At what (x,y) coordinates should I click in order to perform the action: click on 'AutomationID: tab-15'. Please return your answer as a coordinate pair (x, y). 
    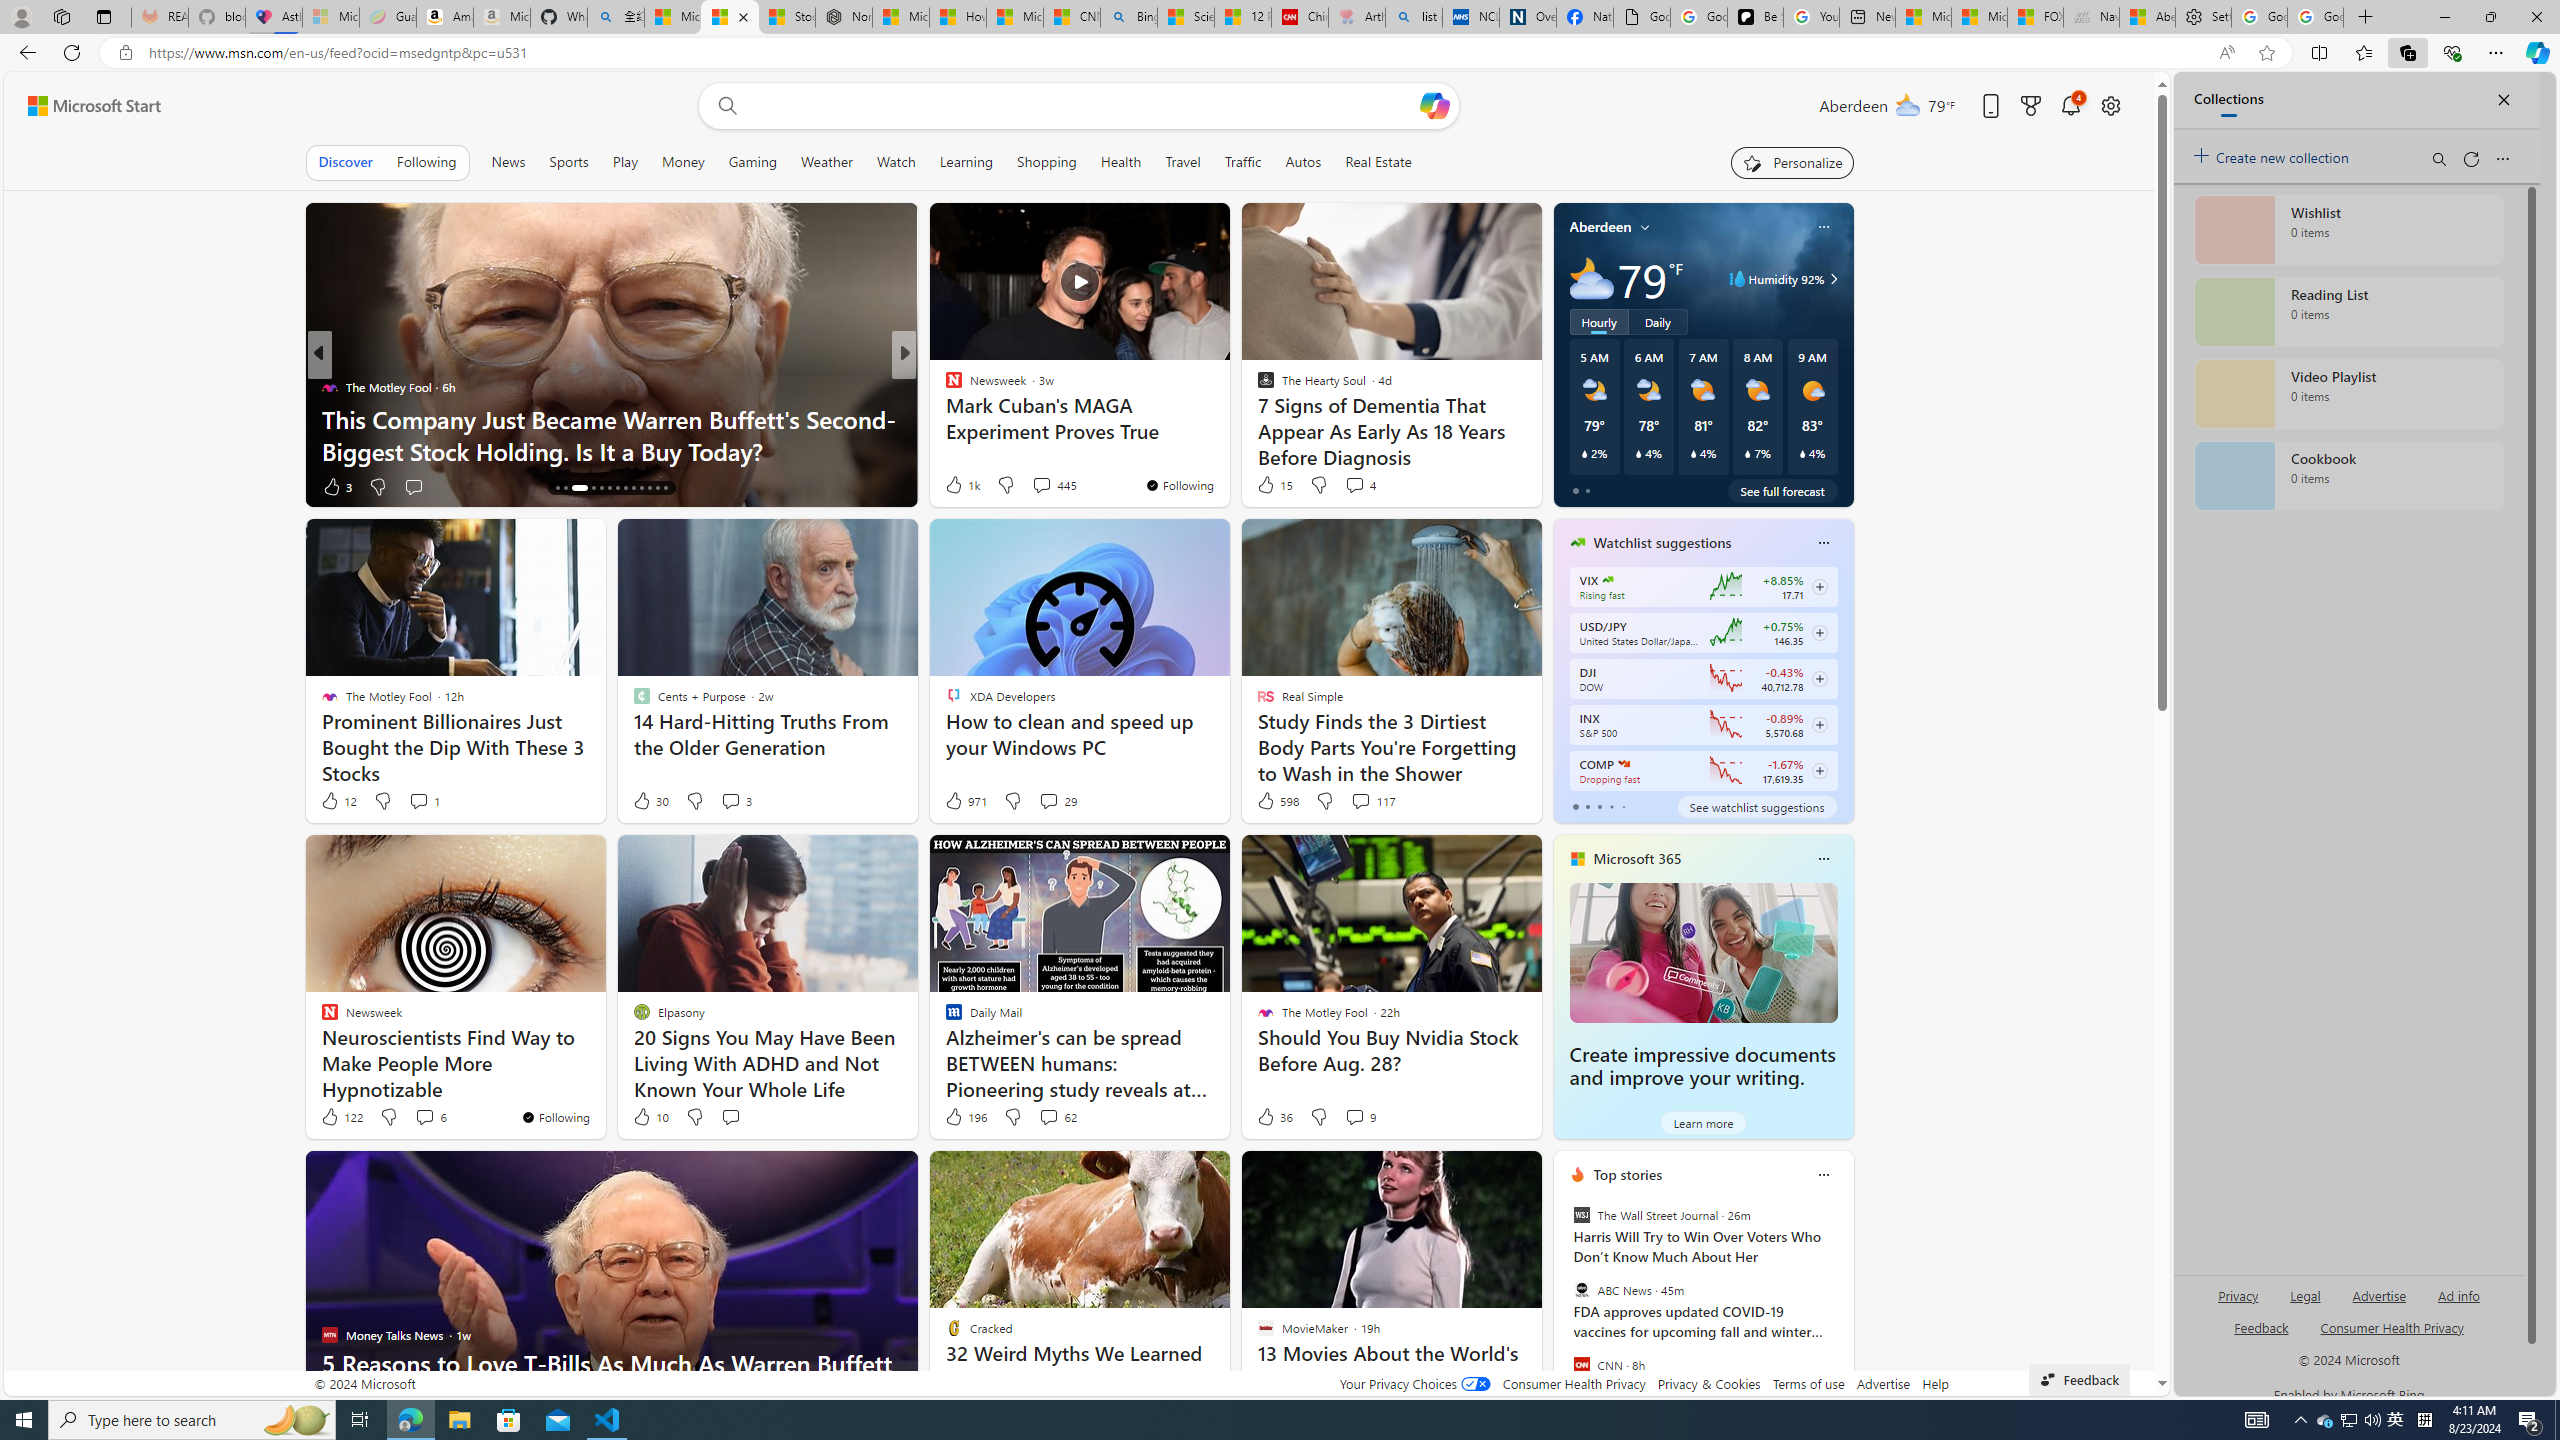
    Looking at the image, I should click on (564, 487).